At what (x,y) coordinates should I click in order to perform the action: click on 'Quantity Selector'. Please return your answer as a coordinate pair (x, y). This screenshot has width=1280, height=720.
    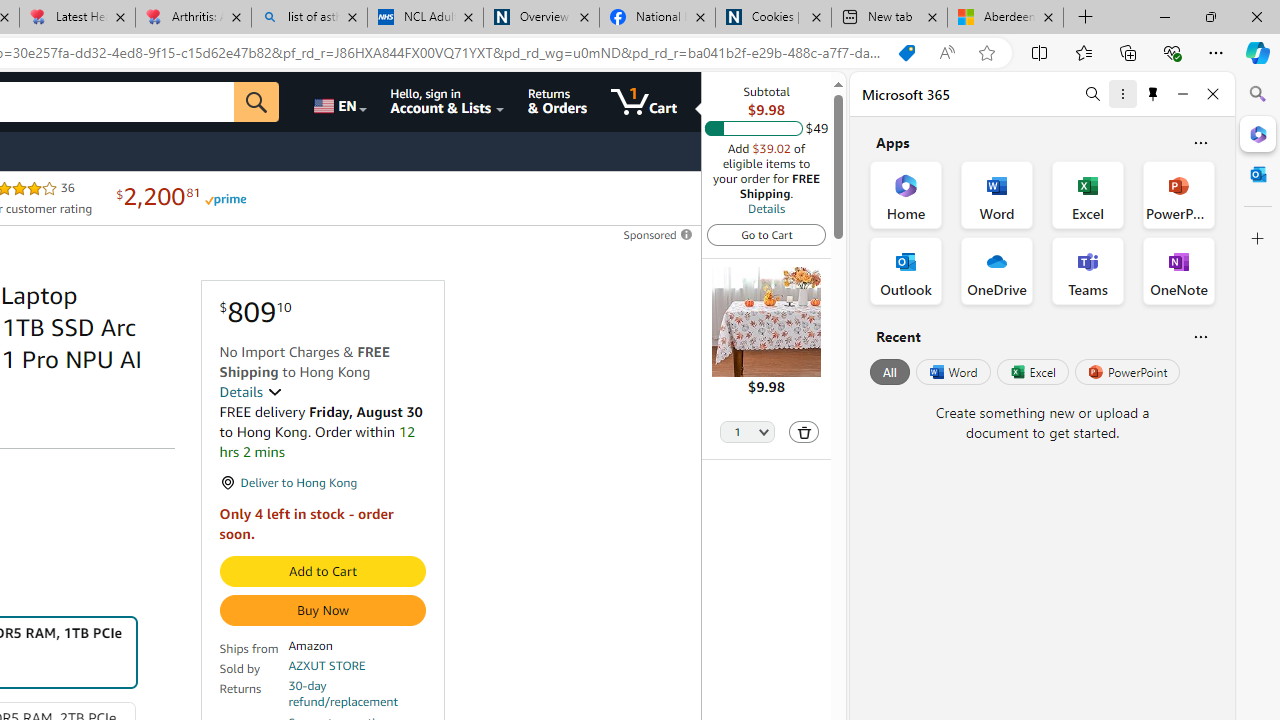
    Looking at the image, I should click on (746, 432).